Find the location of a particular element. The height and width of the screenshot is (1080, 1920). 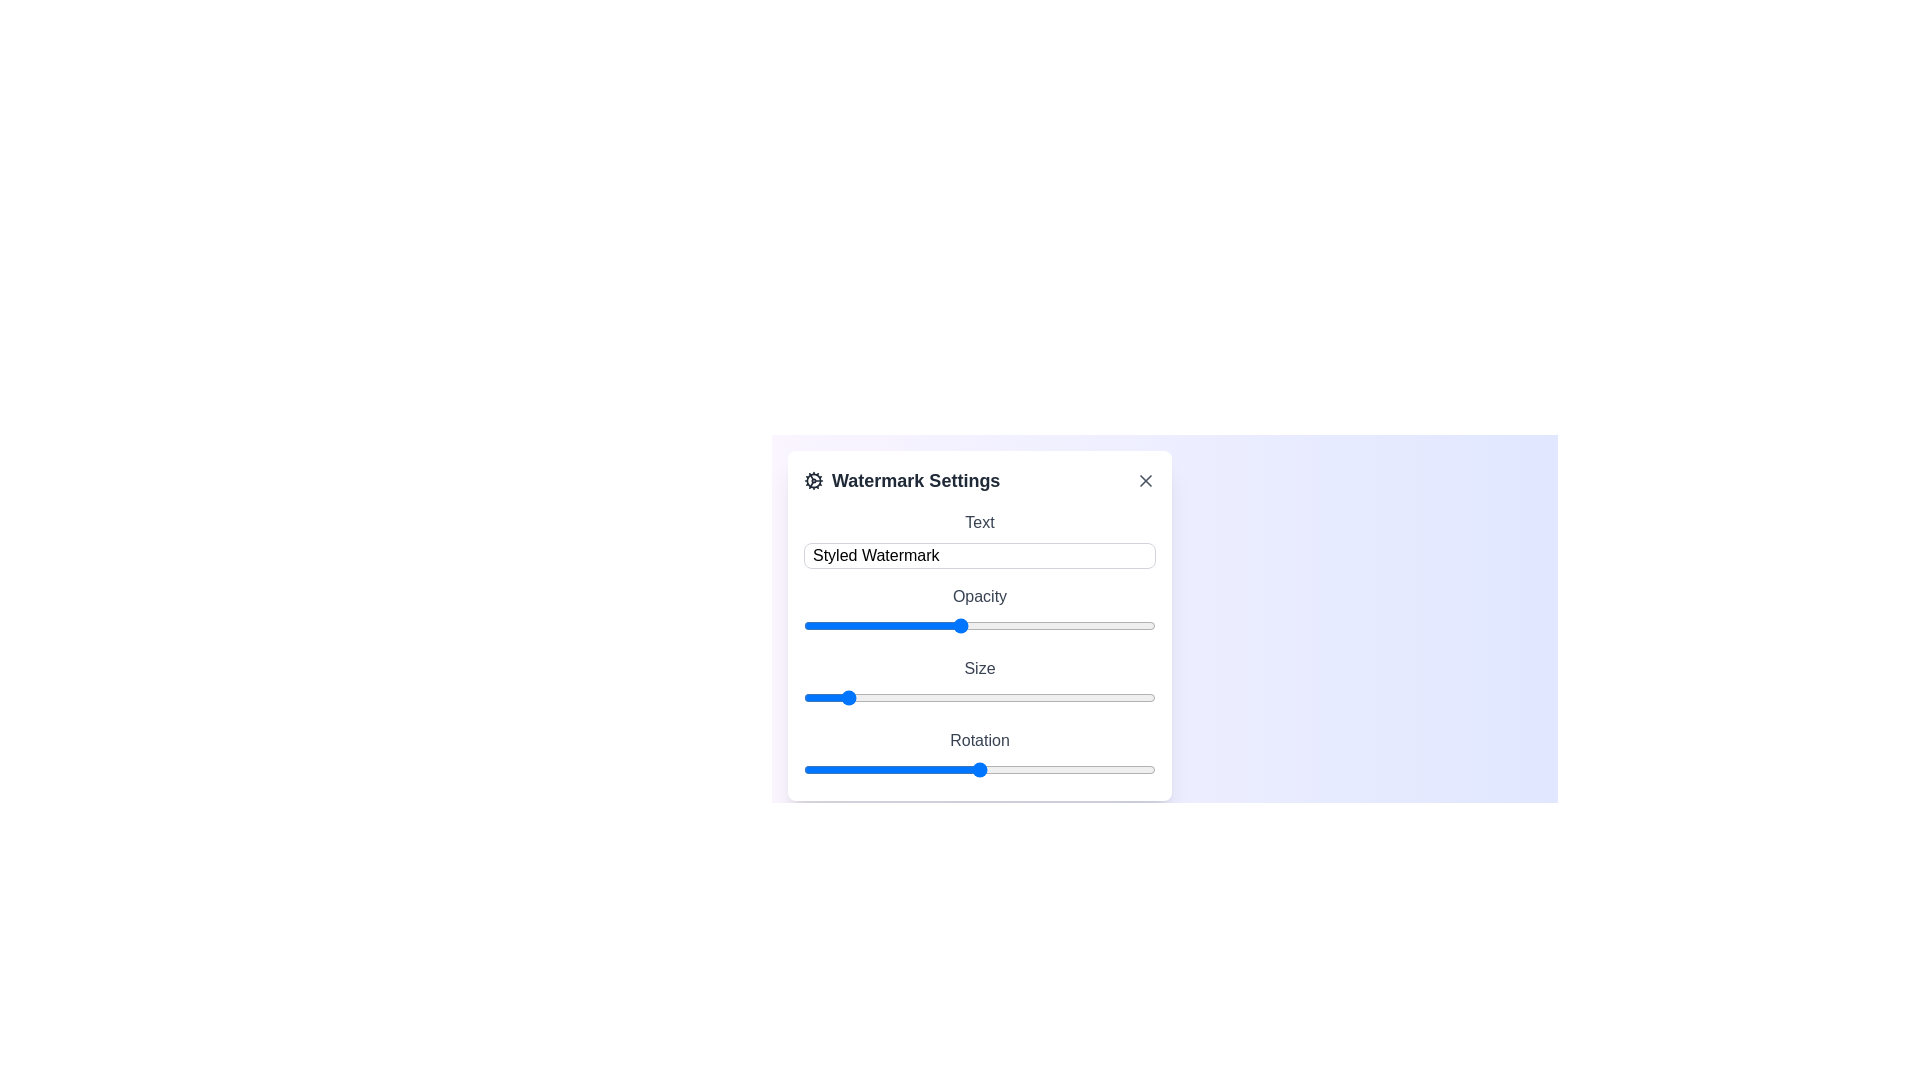

size is located at coordinates (1009, 697).